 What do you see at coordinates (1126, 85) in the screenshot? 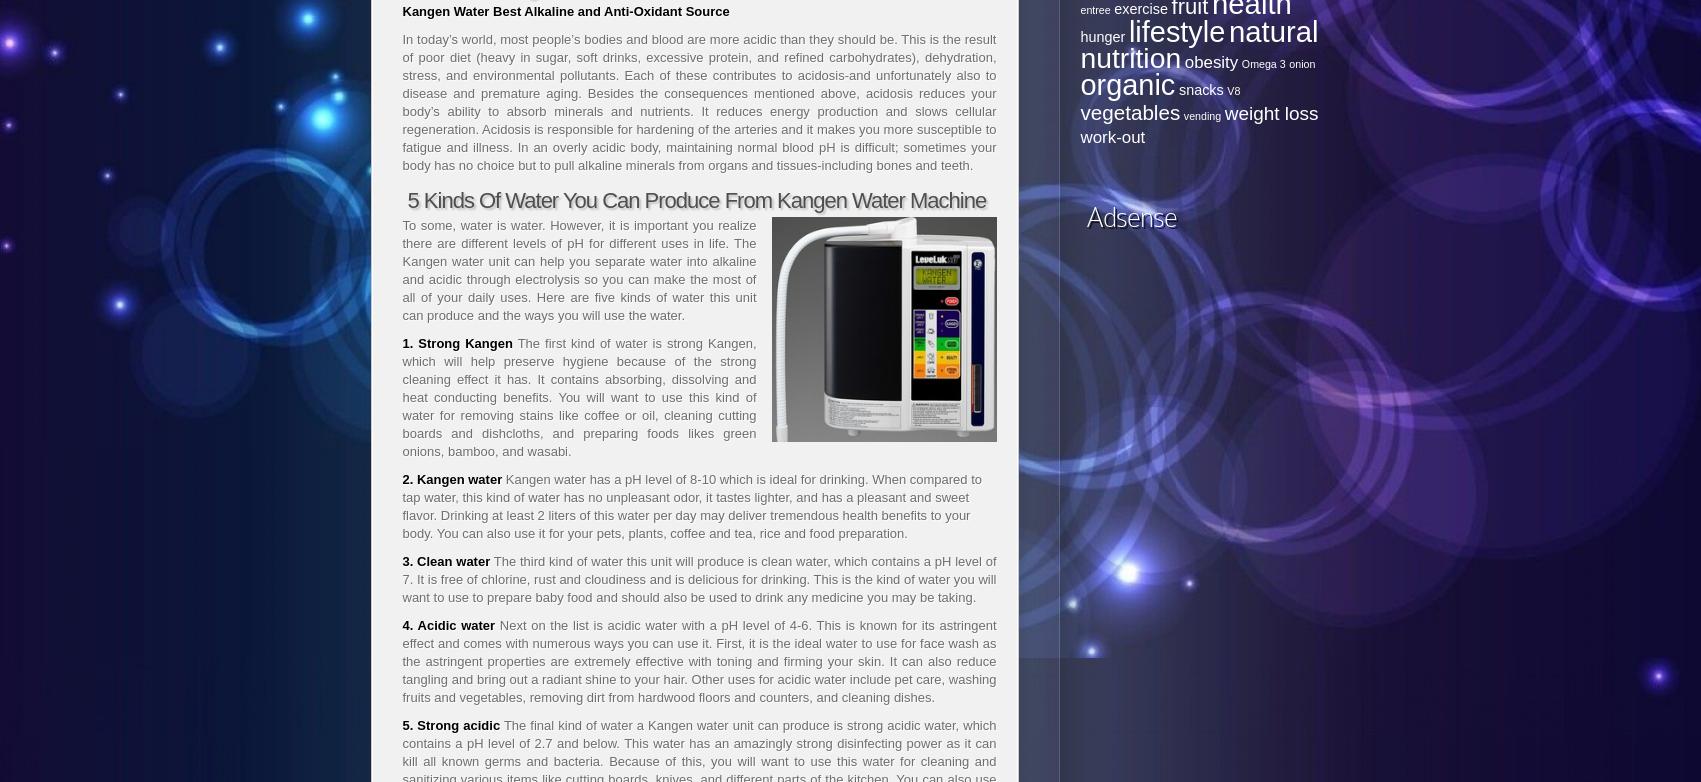
I see `'organic'` at bounding box center [1126, 85].